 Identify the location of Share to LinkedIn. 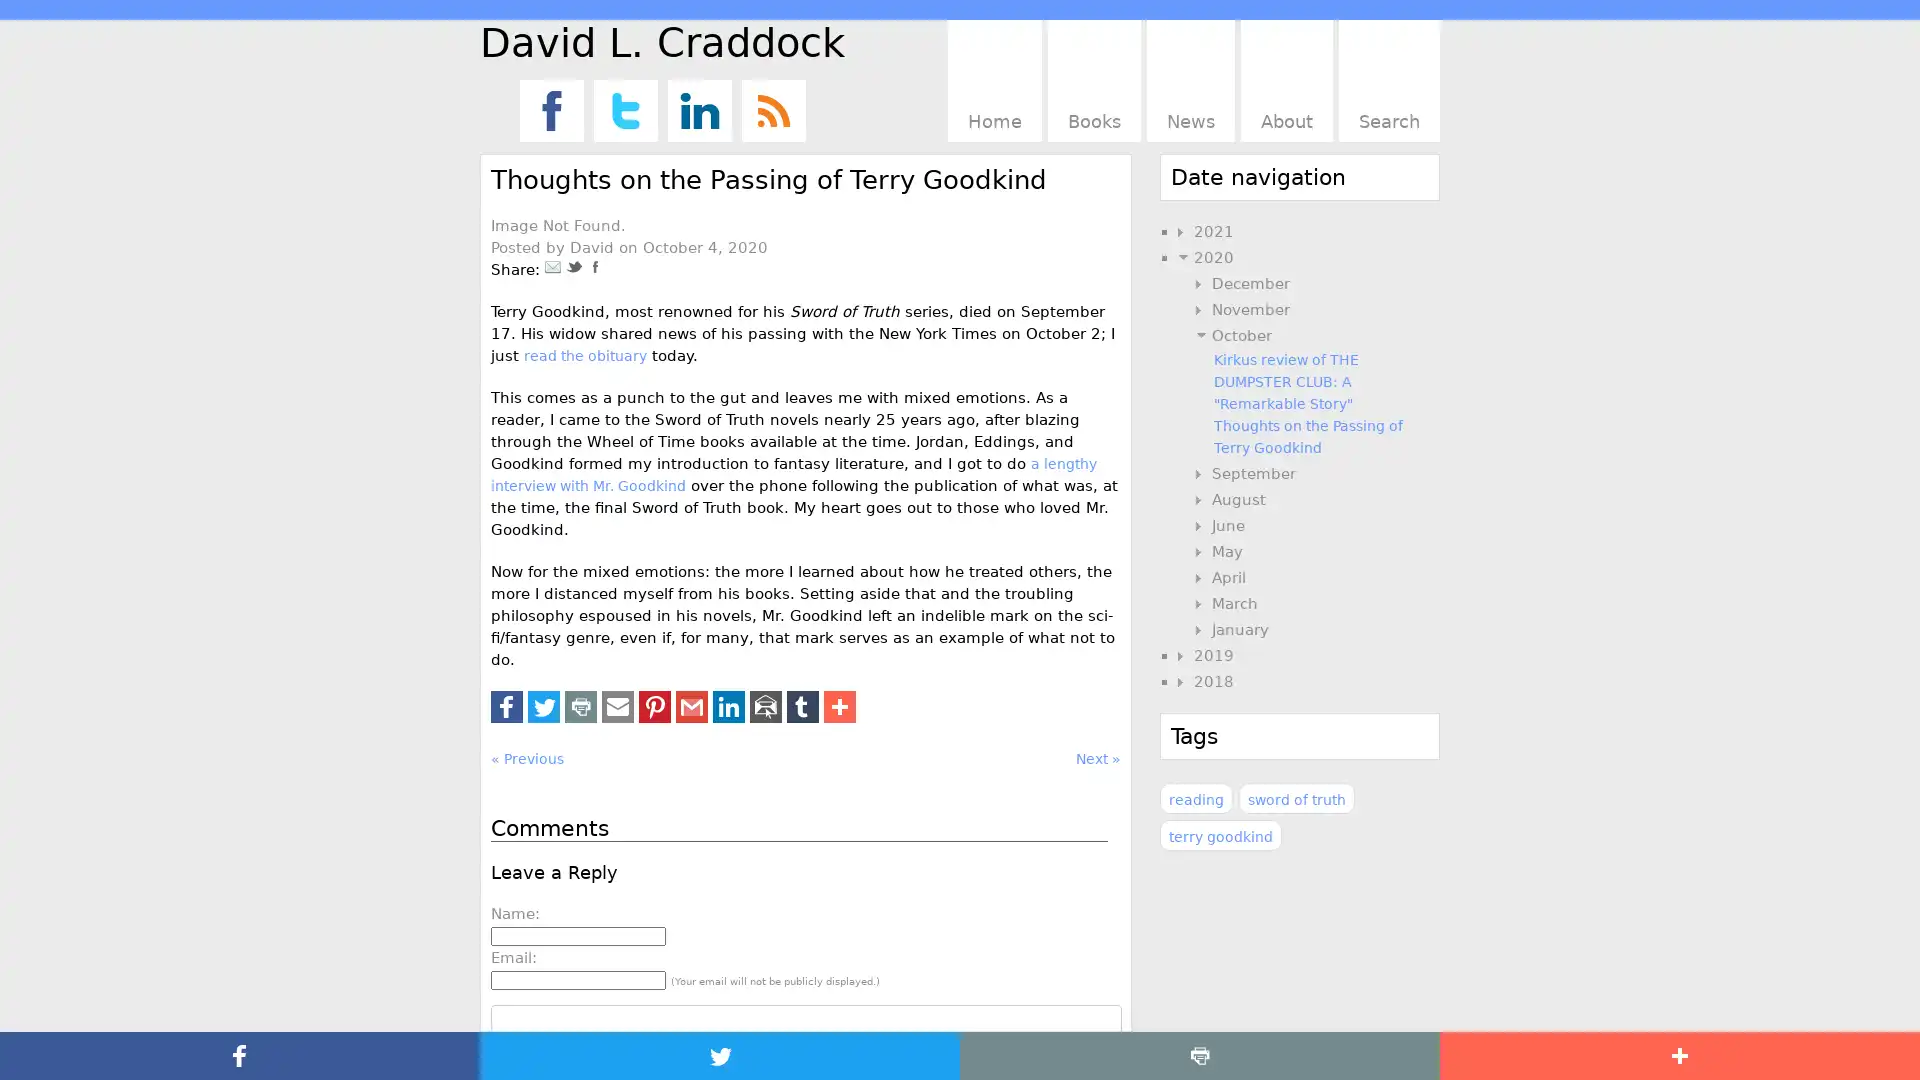
(728, 705).